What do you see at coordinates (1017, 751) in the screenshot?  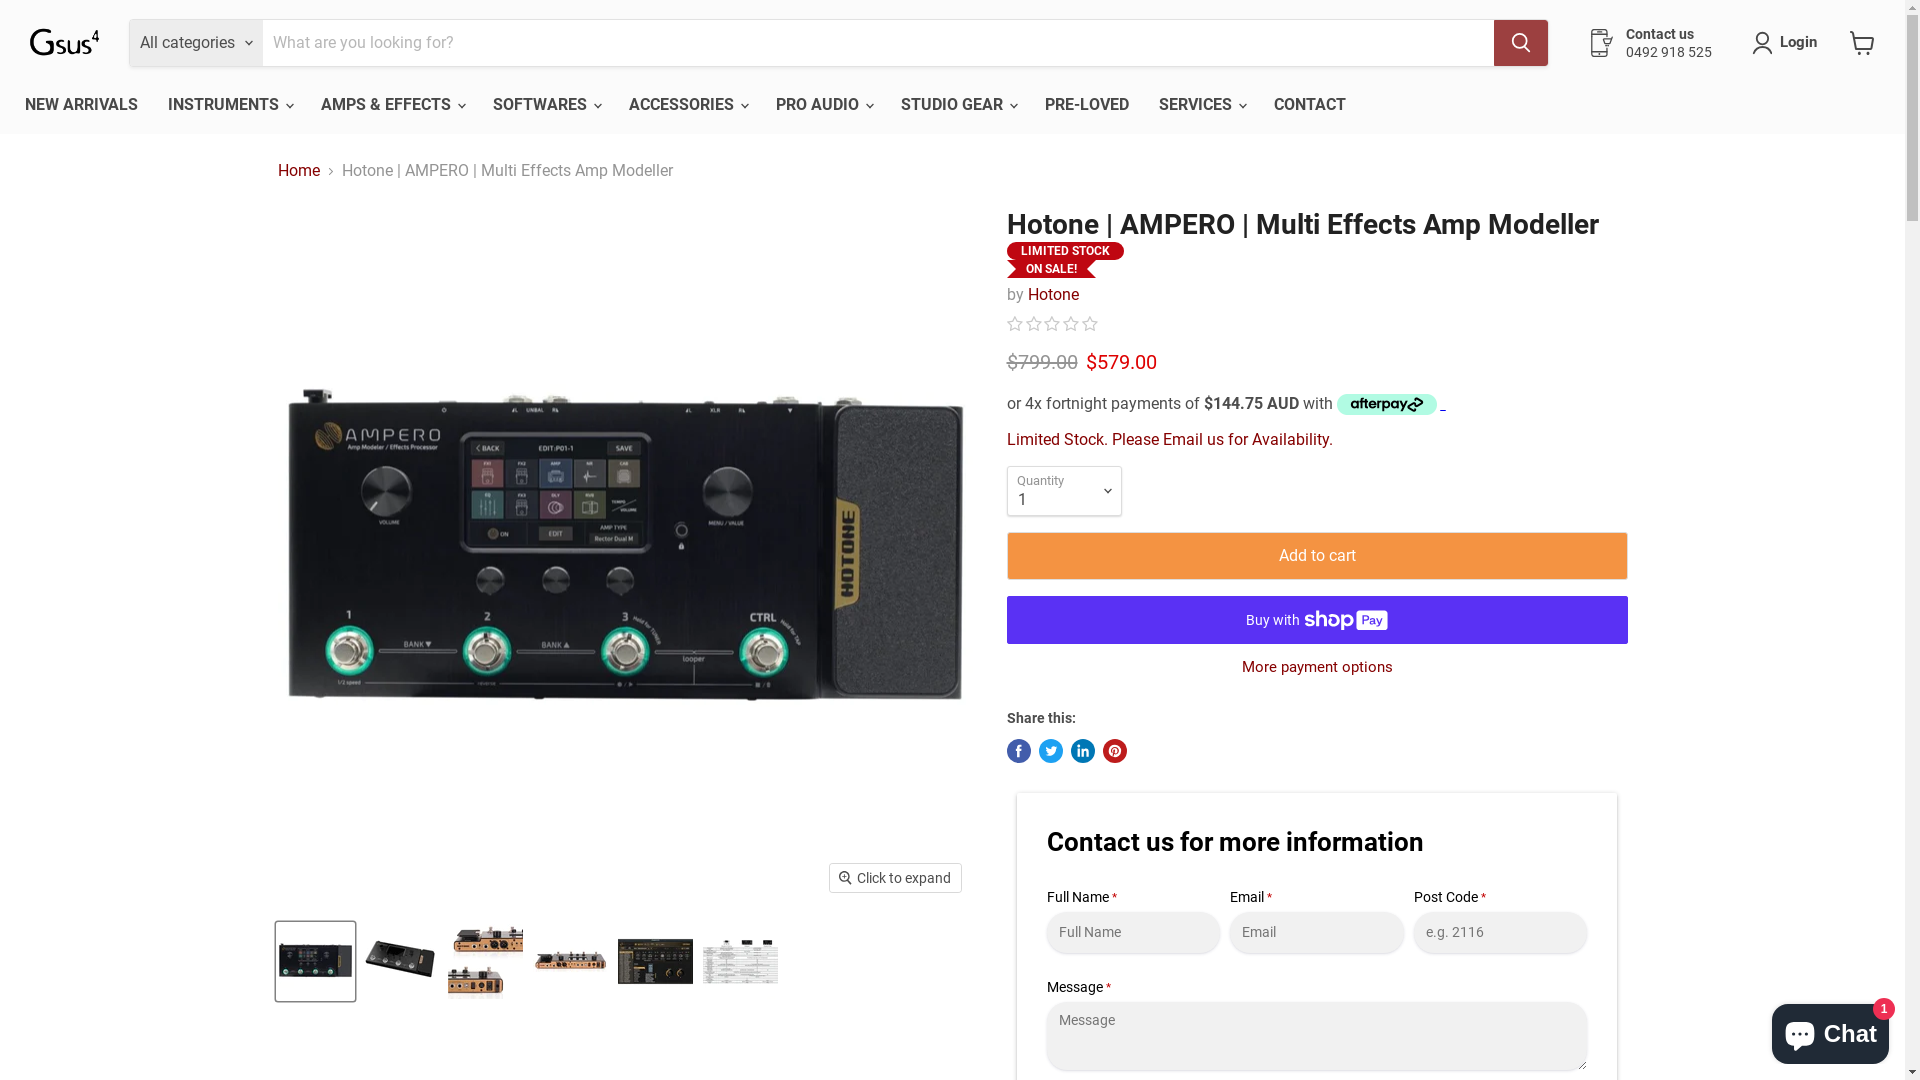 I see `'Share on Facebook'` at bounding box center [1017, 751].